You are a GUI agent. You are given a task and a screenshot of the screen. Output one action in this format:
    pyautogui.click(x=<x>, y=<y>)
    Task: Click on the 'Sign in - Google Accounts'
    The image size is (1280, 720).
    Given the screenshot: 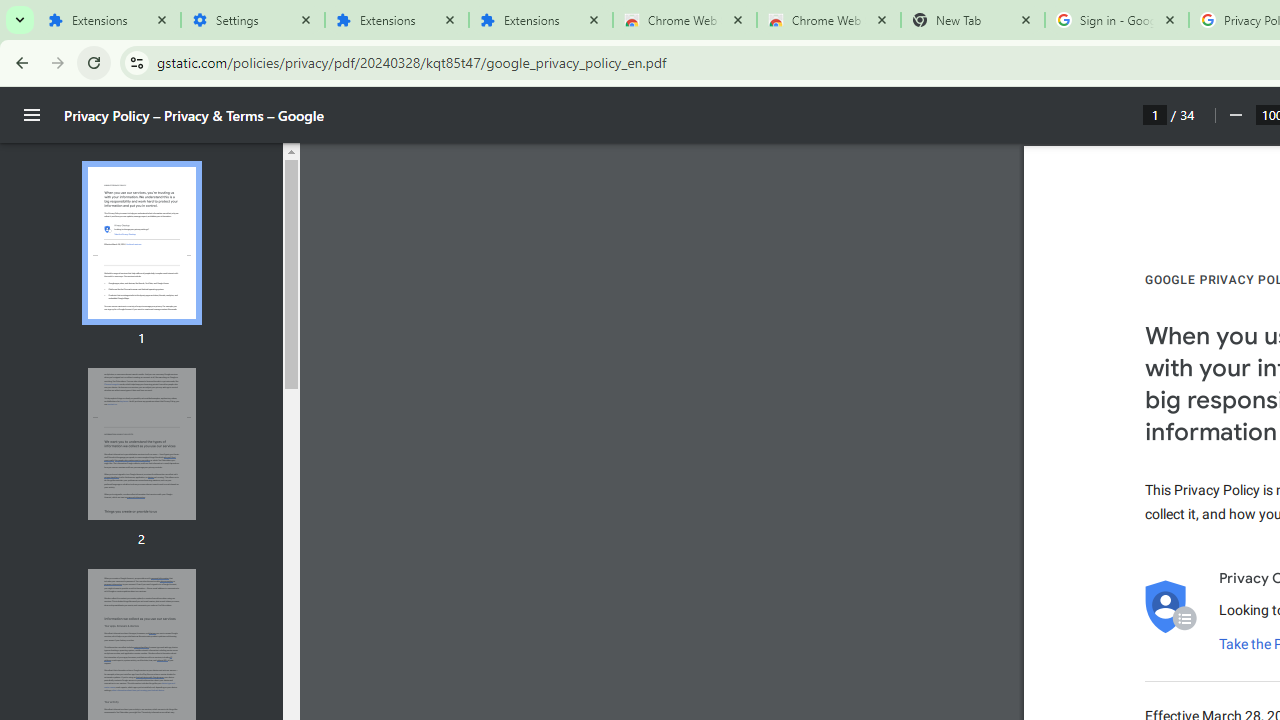 What is the action you would take?
    pyautogui.click(x=1115, y=20)
    